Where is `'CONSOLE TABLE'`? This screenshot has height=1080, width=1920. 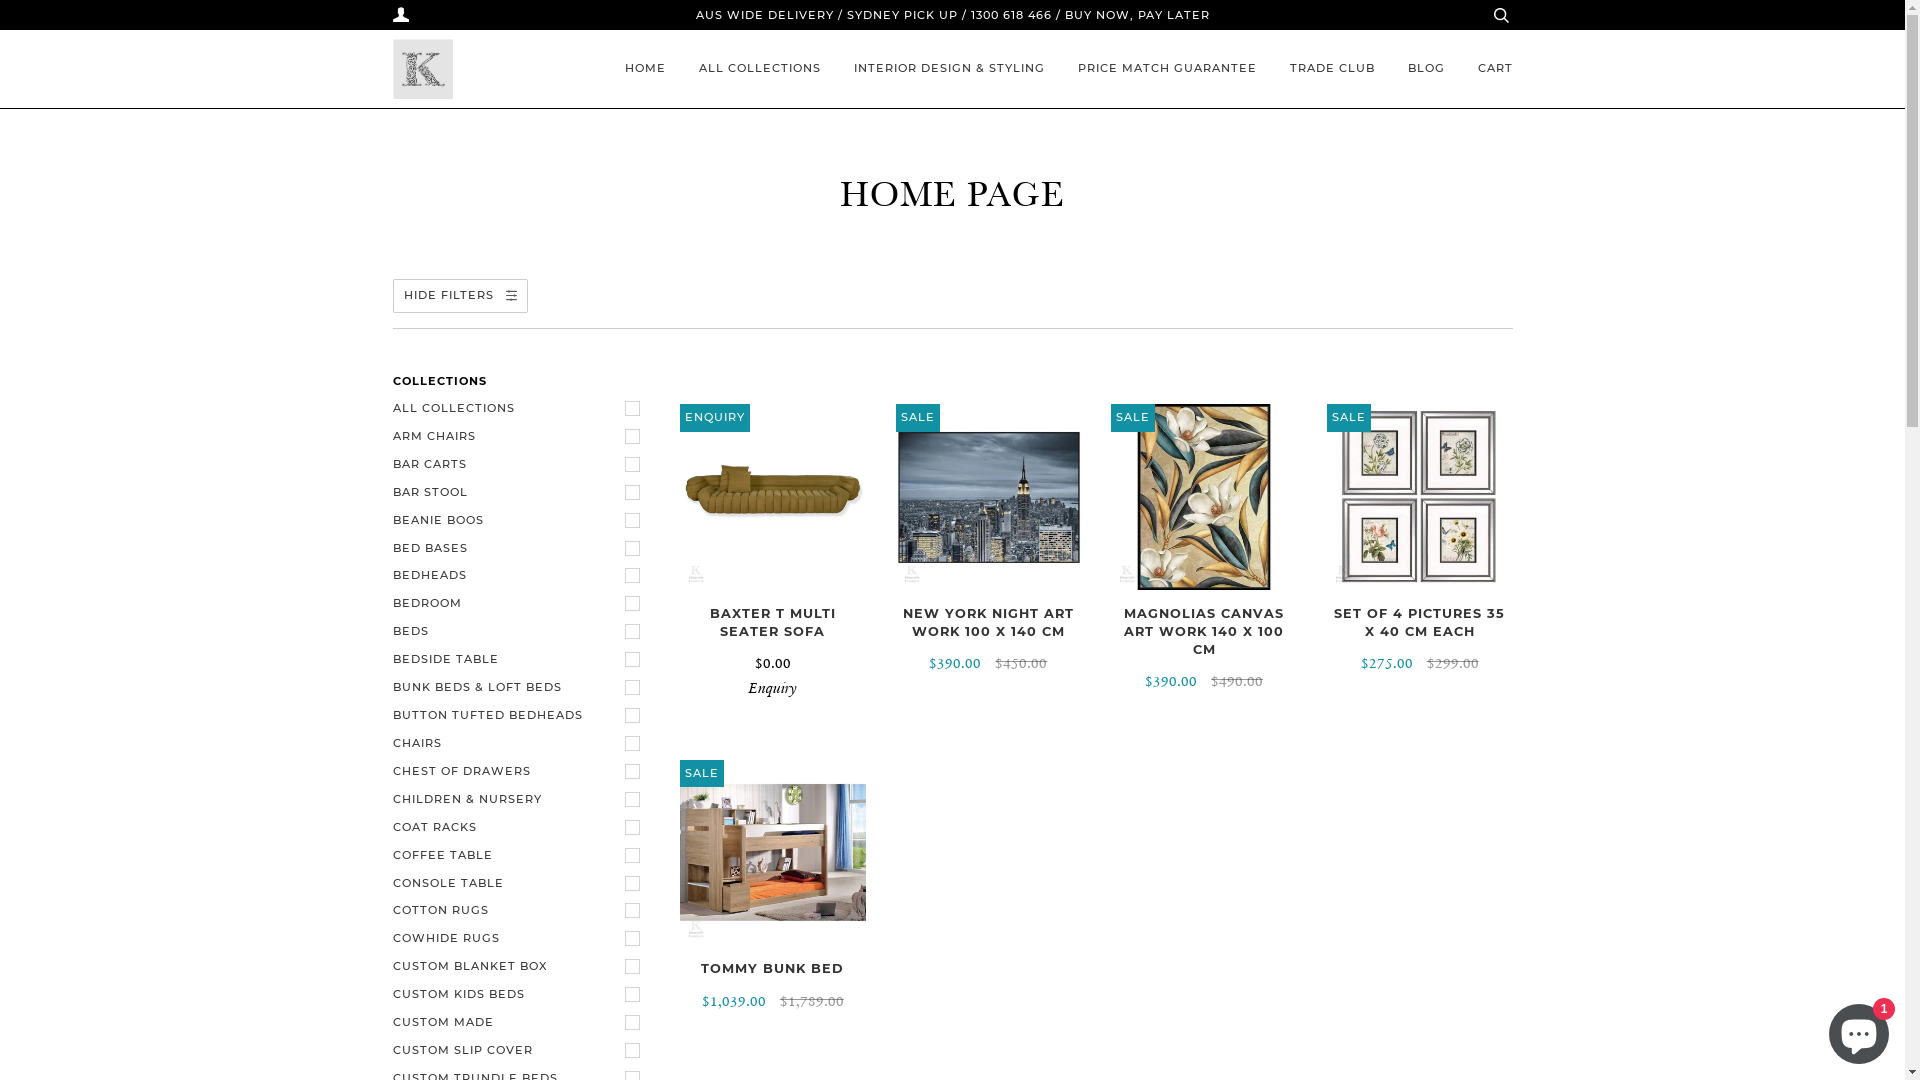
'CONSOLE TABLE' is located at coordinates (521, 882).